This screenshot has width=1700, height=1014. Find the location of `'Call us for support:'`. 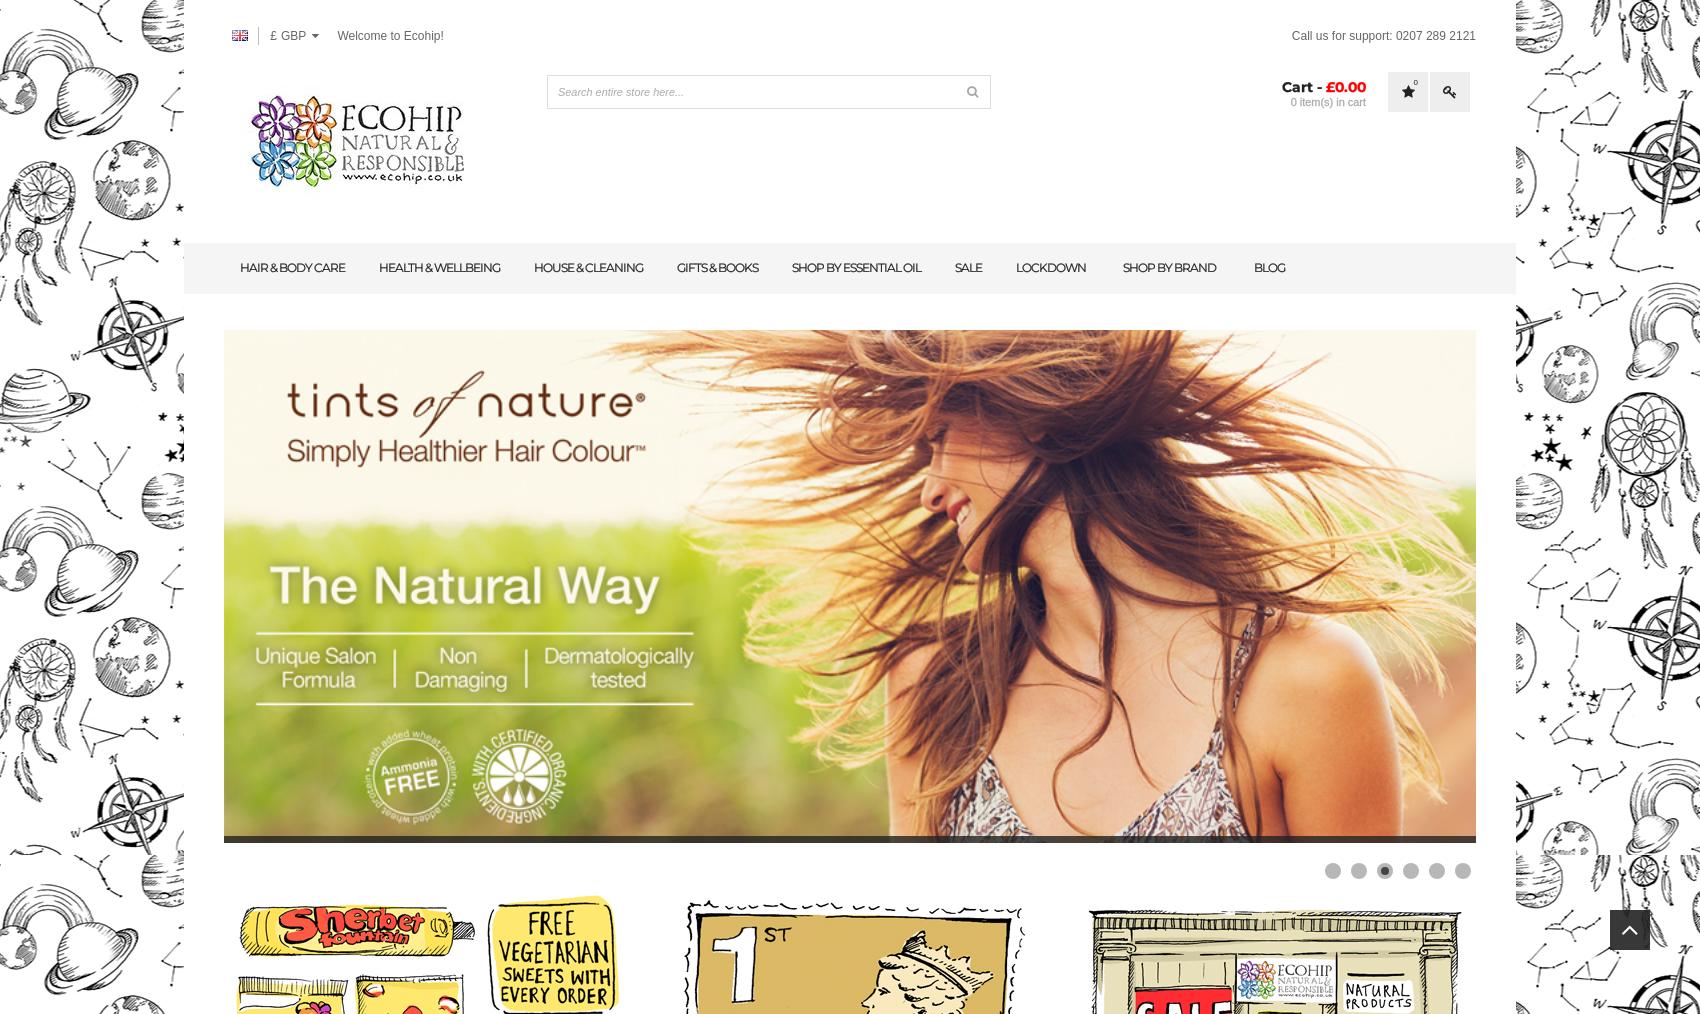

'Call us for support:' is located at coordinates (1290, 34).